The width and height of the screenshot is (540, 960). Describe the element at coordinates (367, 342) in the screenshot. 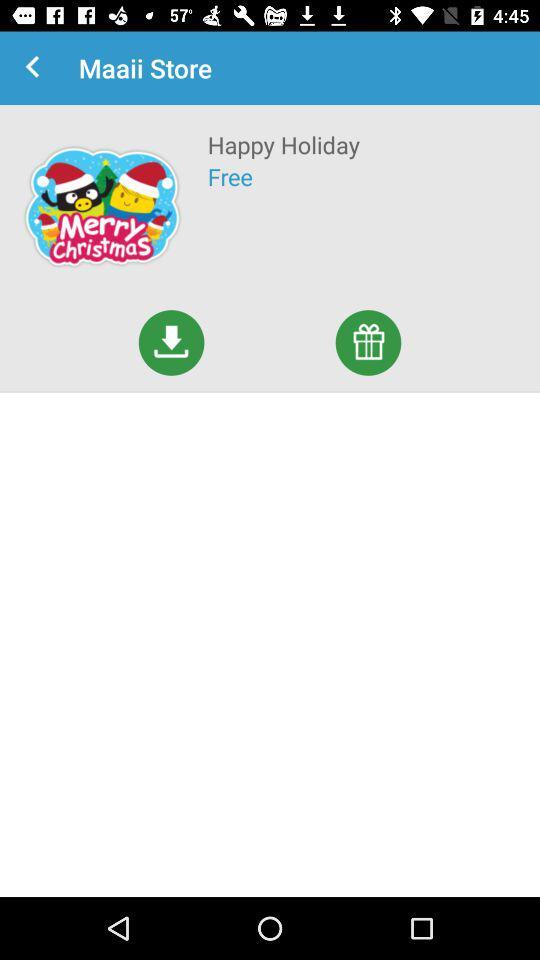

I see `the gift icon` at that location.